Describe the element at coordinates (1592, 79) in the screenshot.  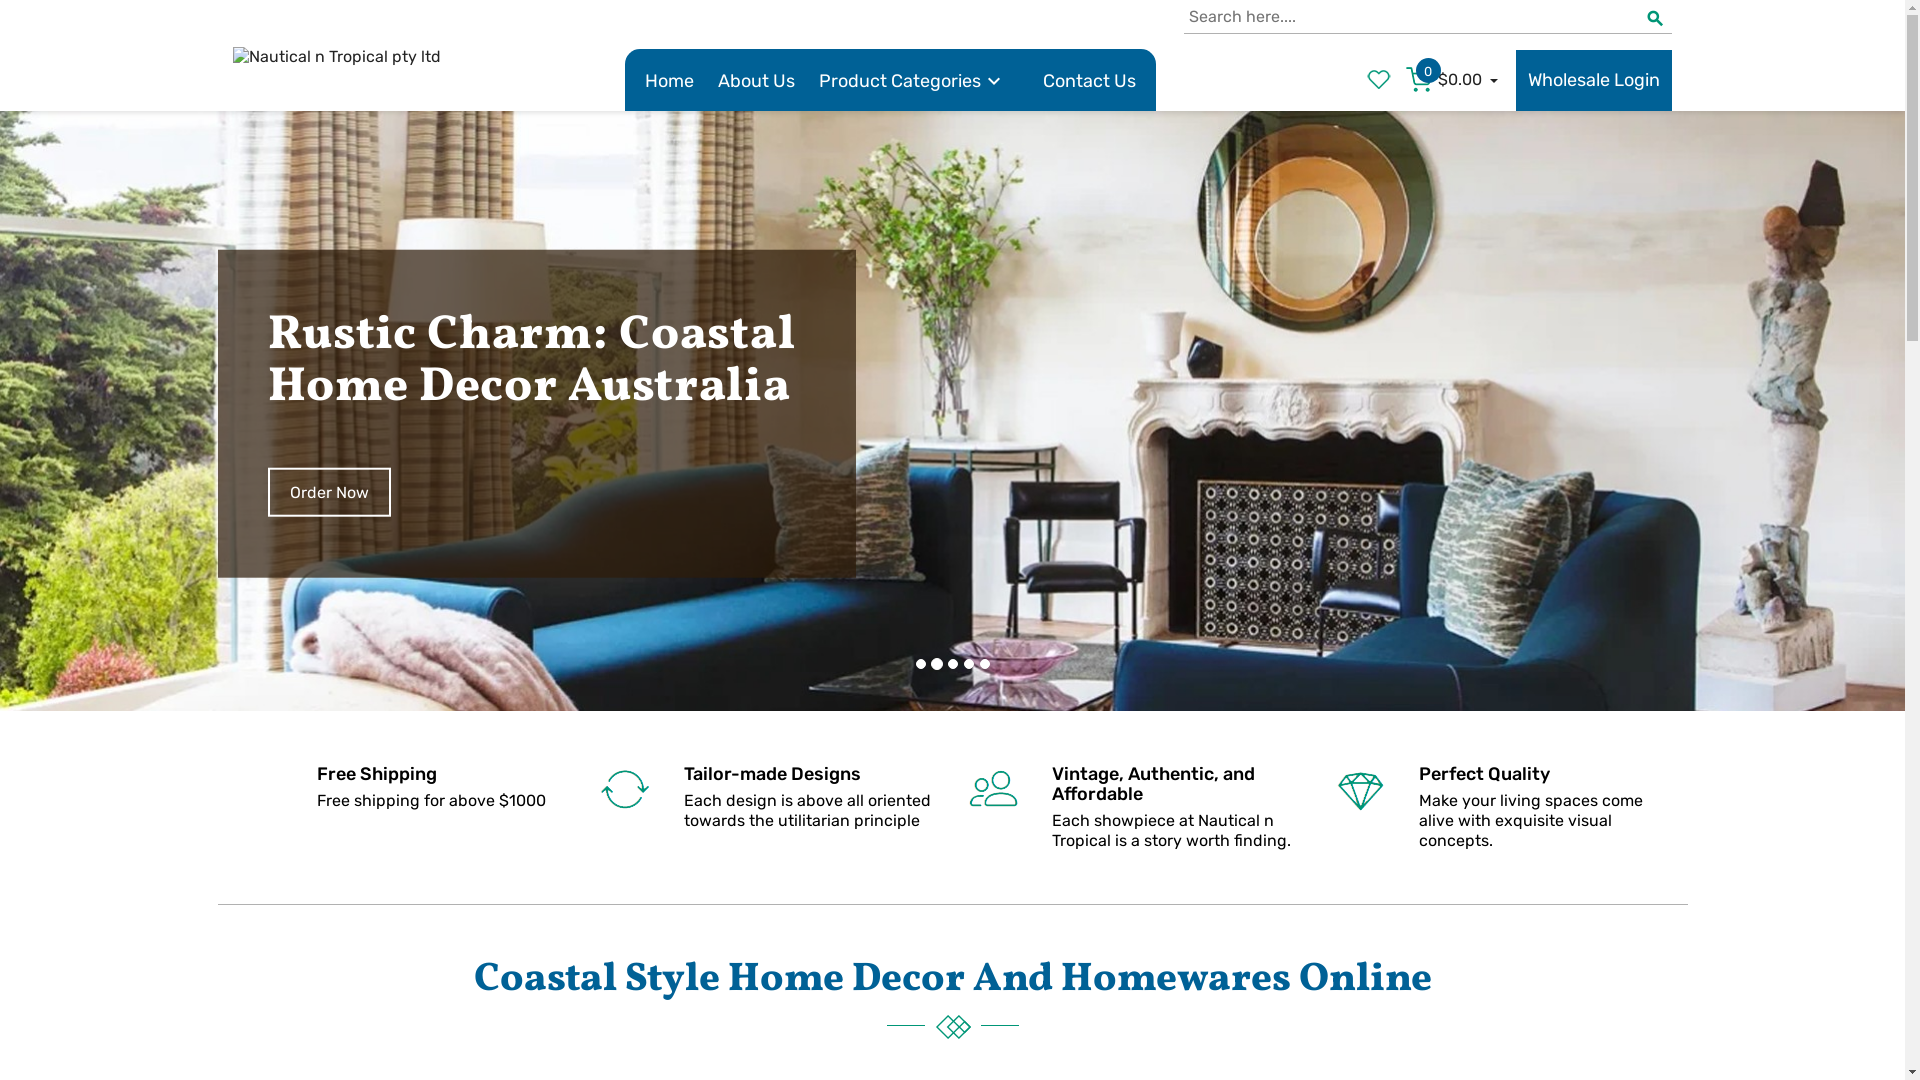
I see `'Wholesale Login'` at that location.